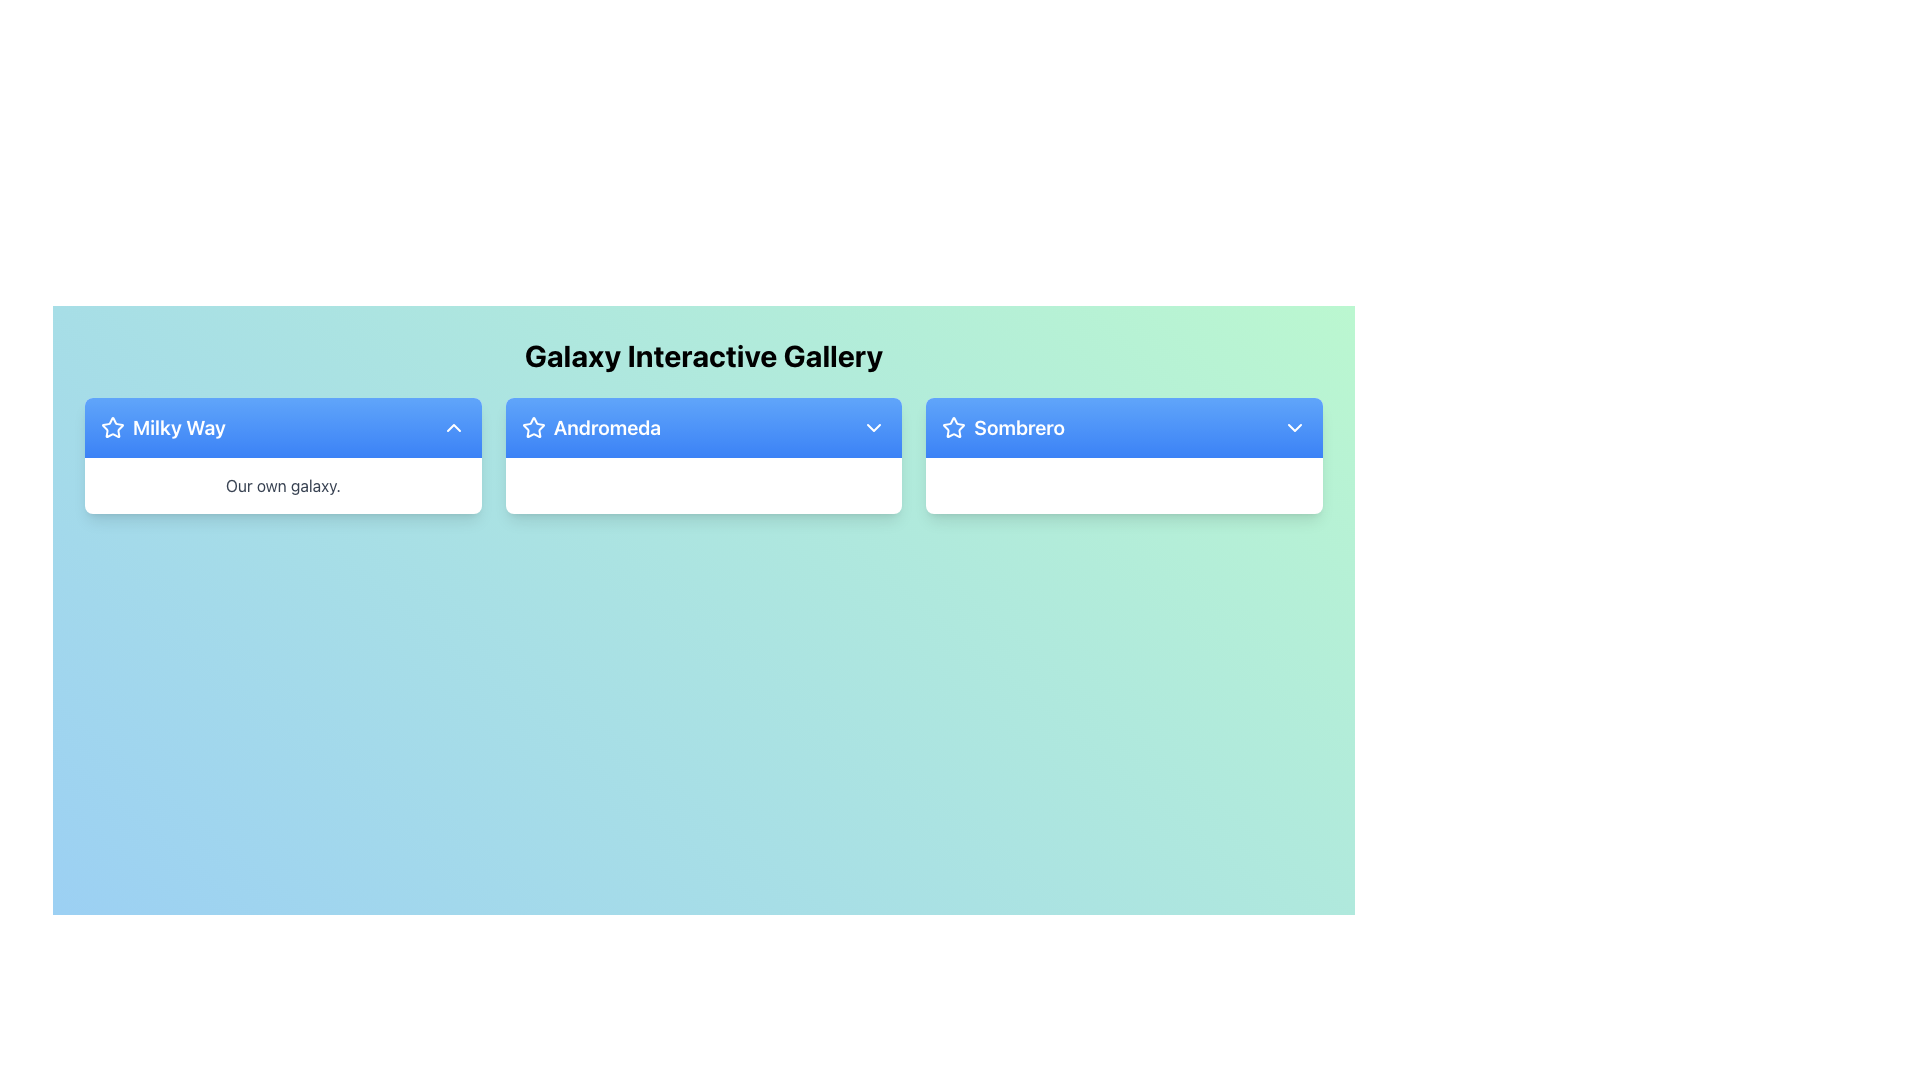 This screenshot has width=1920, height=1080. What do you see at coordinates (533, 427) in the screenshot?
I see `the star icon located in the header of the 'Andromeda' card, positioned at the left side of the header, adjacent to the title text` at bounding box center [533, 427].